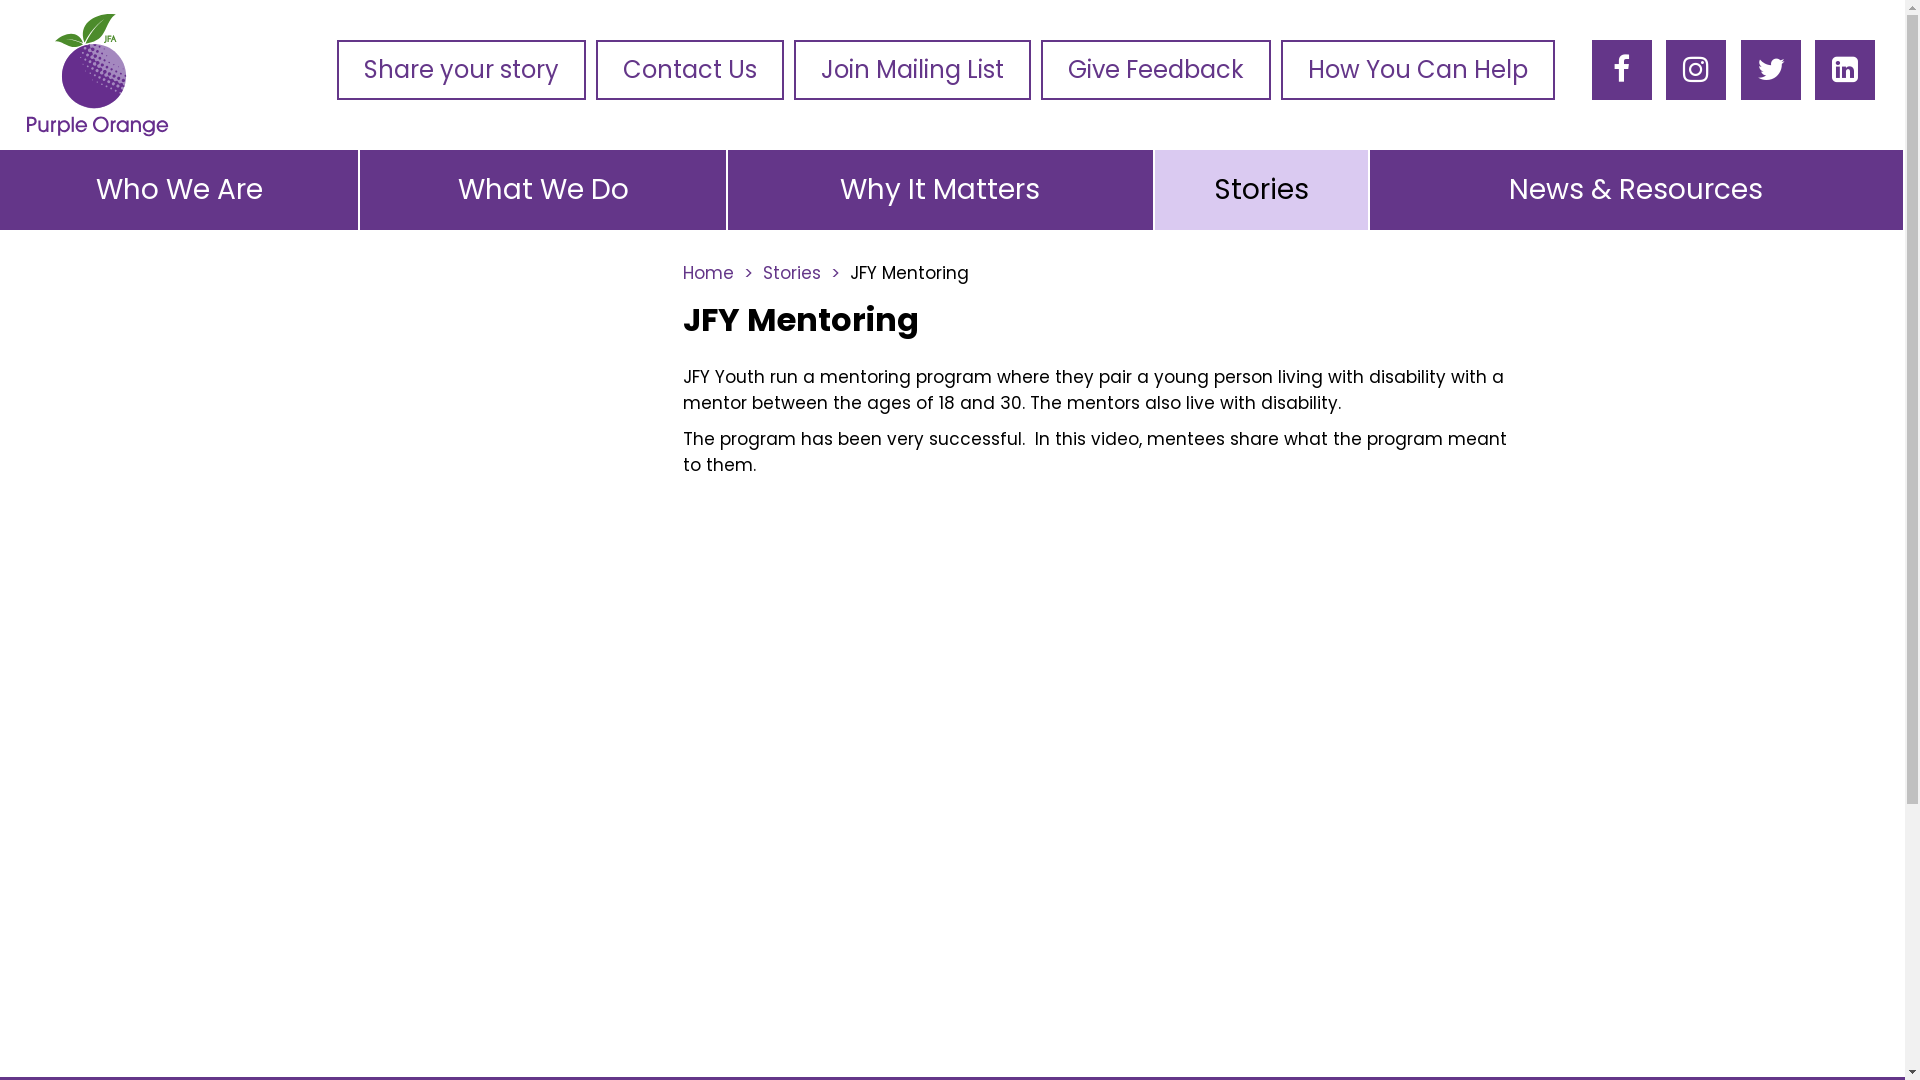 This screenshot has width=1920, height=1080. What do you see at coordinates (792, 68) in the screenshot?
I see `'Join Mailing List'` at bounding box center [792, 68].